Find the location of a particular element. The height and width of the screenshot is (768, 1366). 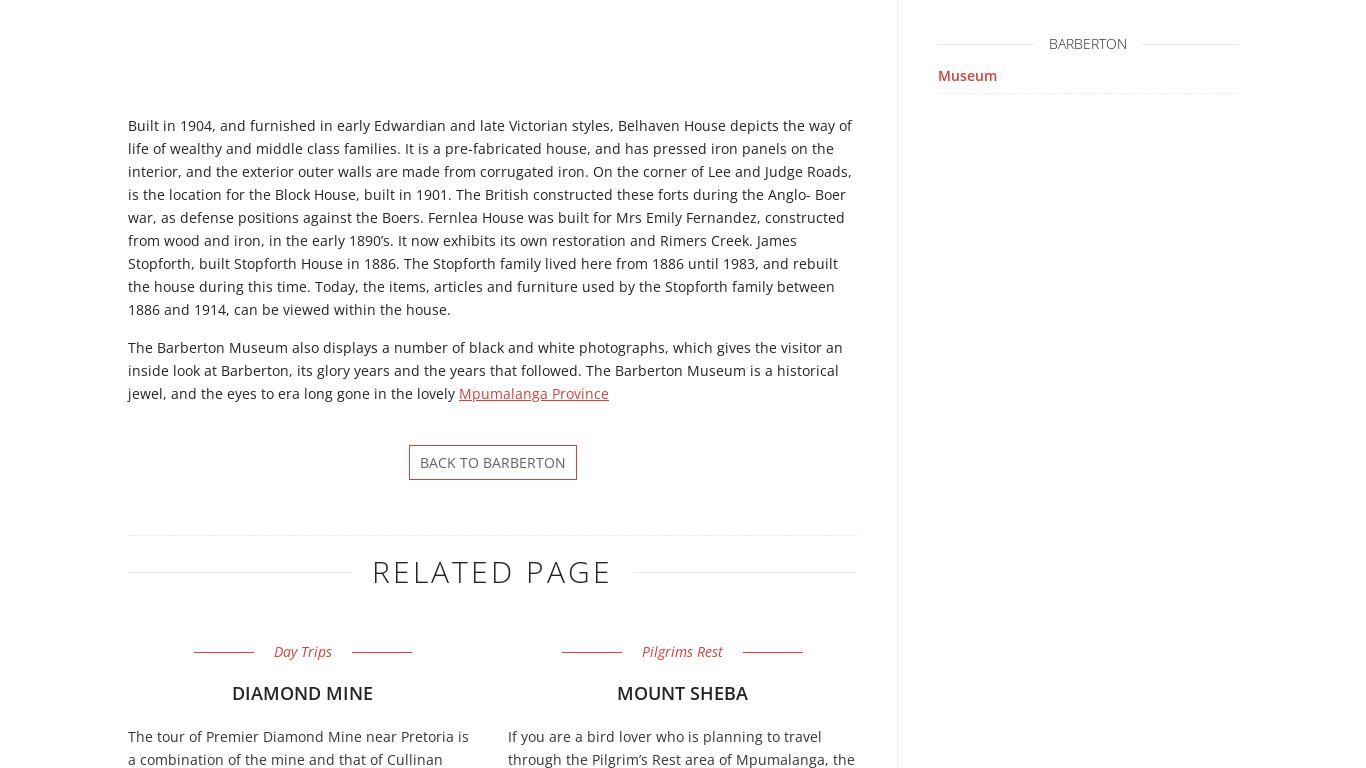

'glory' is located at coordinates (331, 370).